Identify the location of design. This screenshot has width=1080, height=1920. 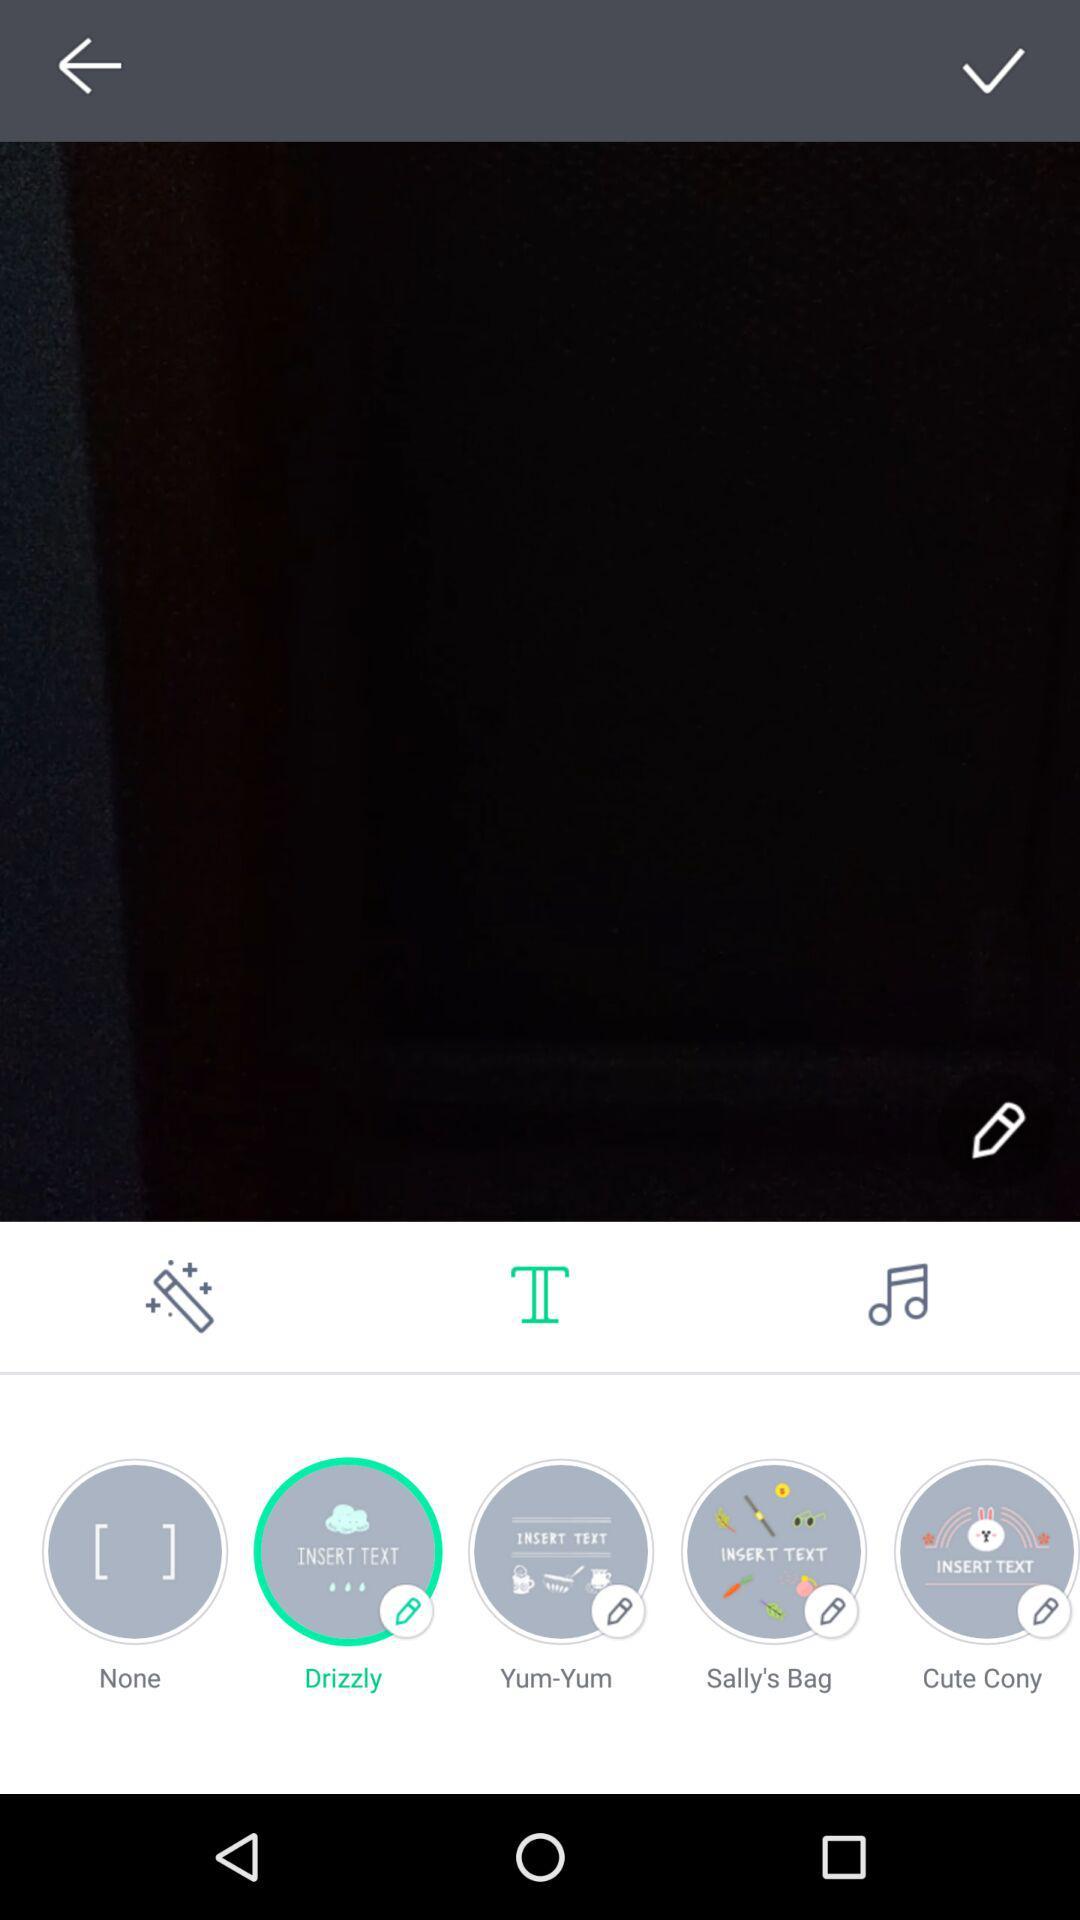
(995, 70).